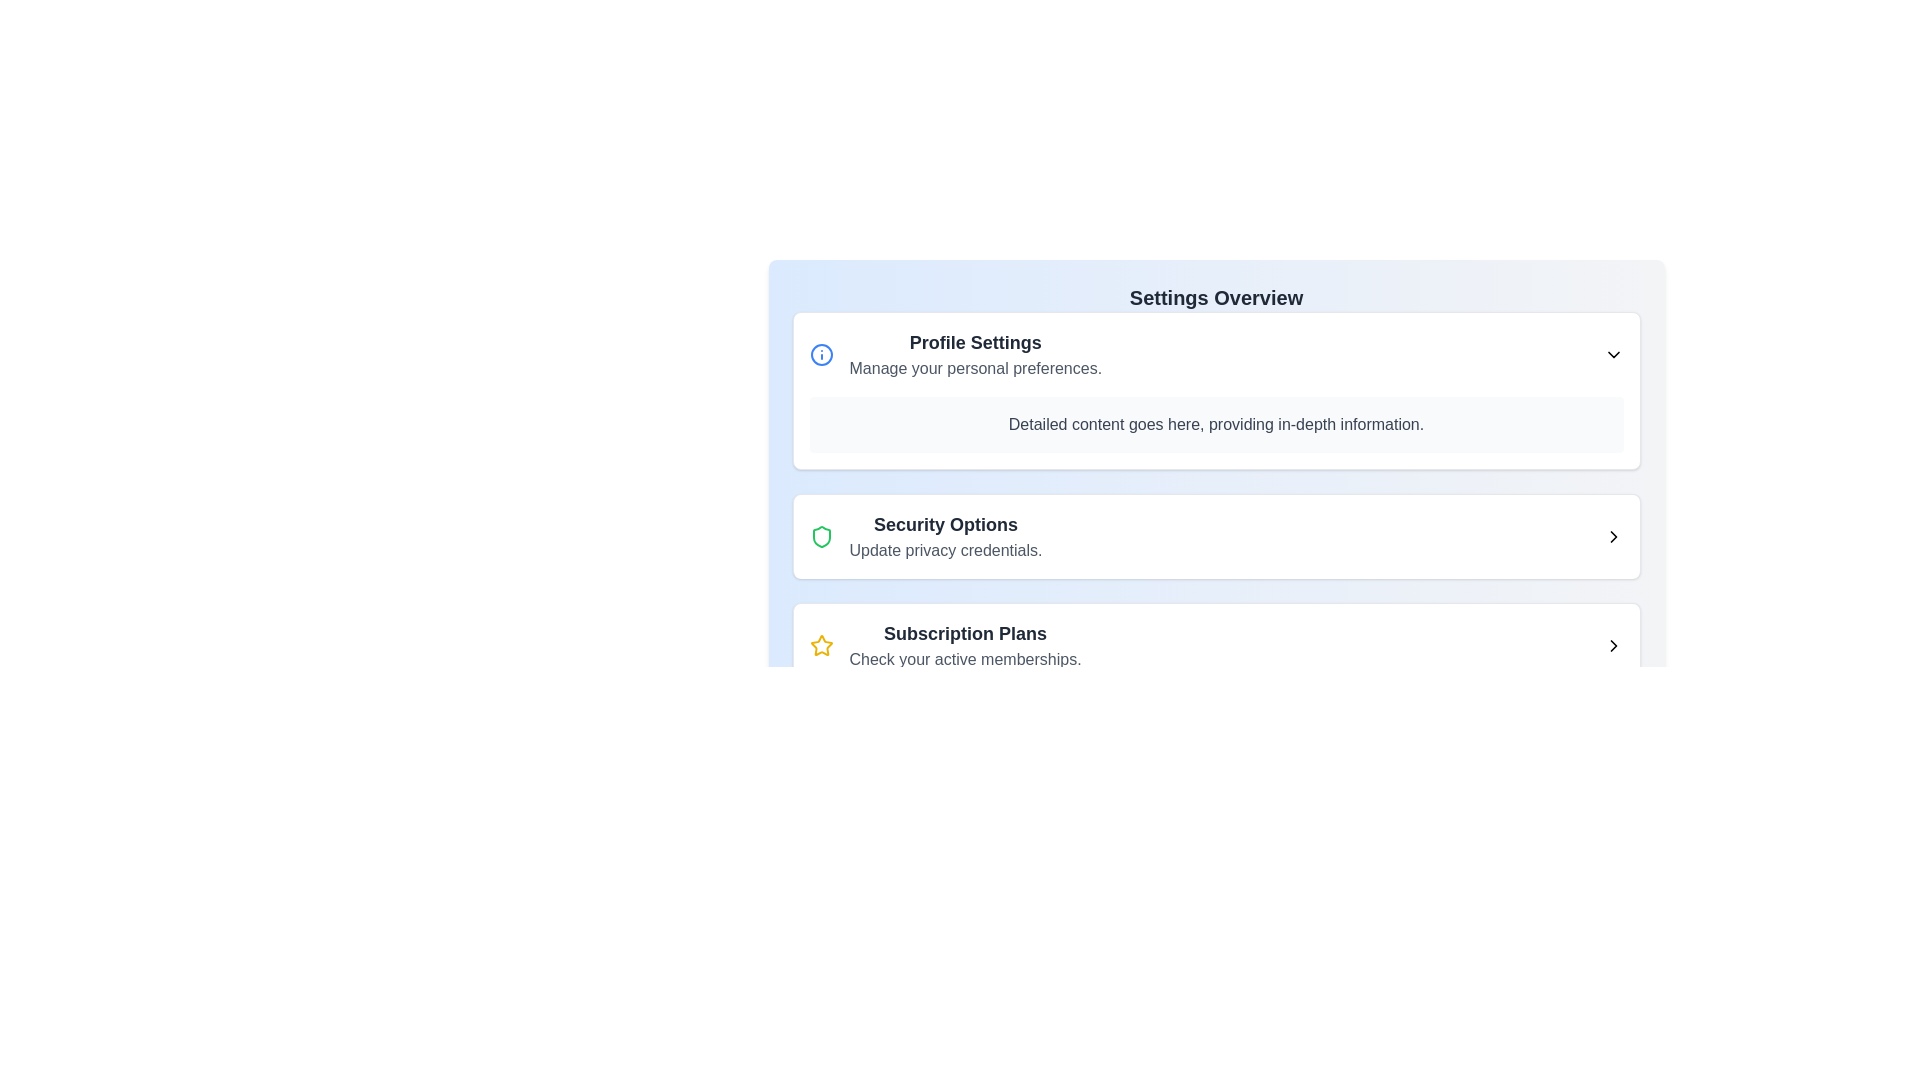  What do you see at coordinates (821, 535) in the screenshot?
I see `the decorative security icon located in the central column of the Settings Overview panel, in the 'Security Options' section` at bounding box center [821, 535].